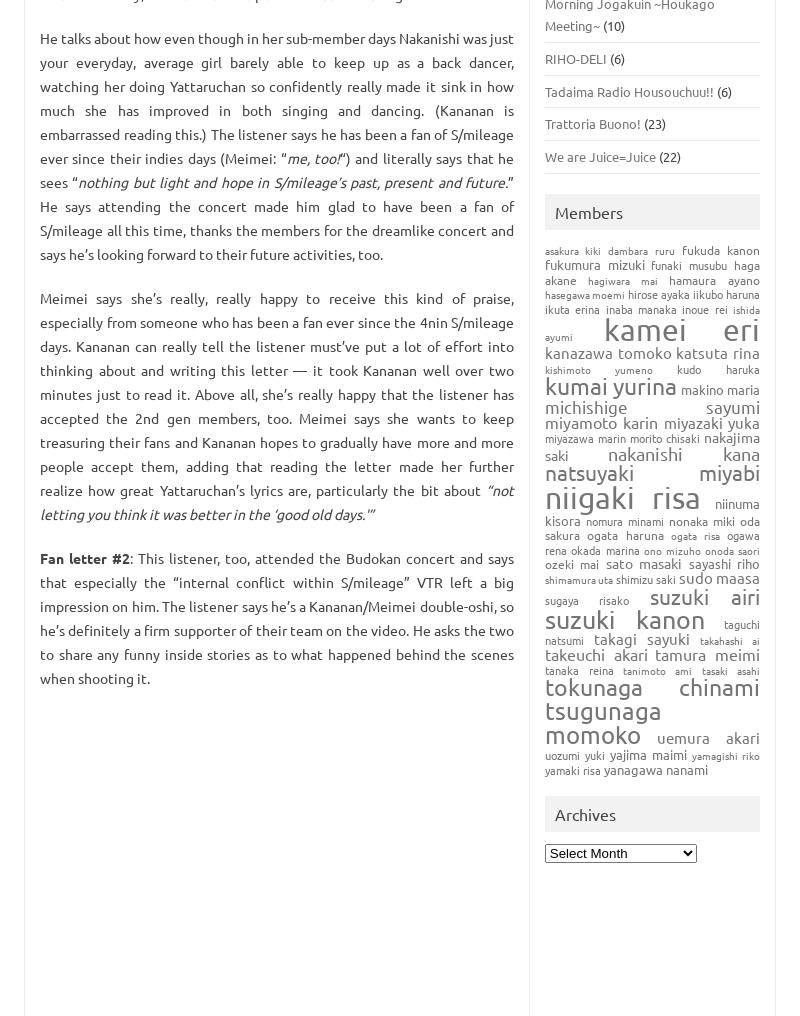 The width and height of the screenshot is (800, 1016). What do you see at coordinates (731, 548) in the screenshot?
I see `'Onoda Saori'` at bounding box center [731, 548].